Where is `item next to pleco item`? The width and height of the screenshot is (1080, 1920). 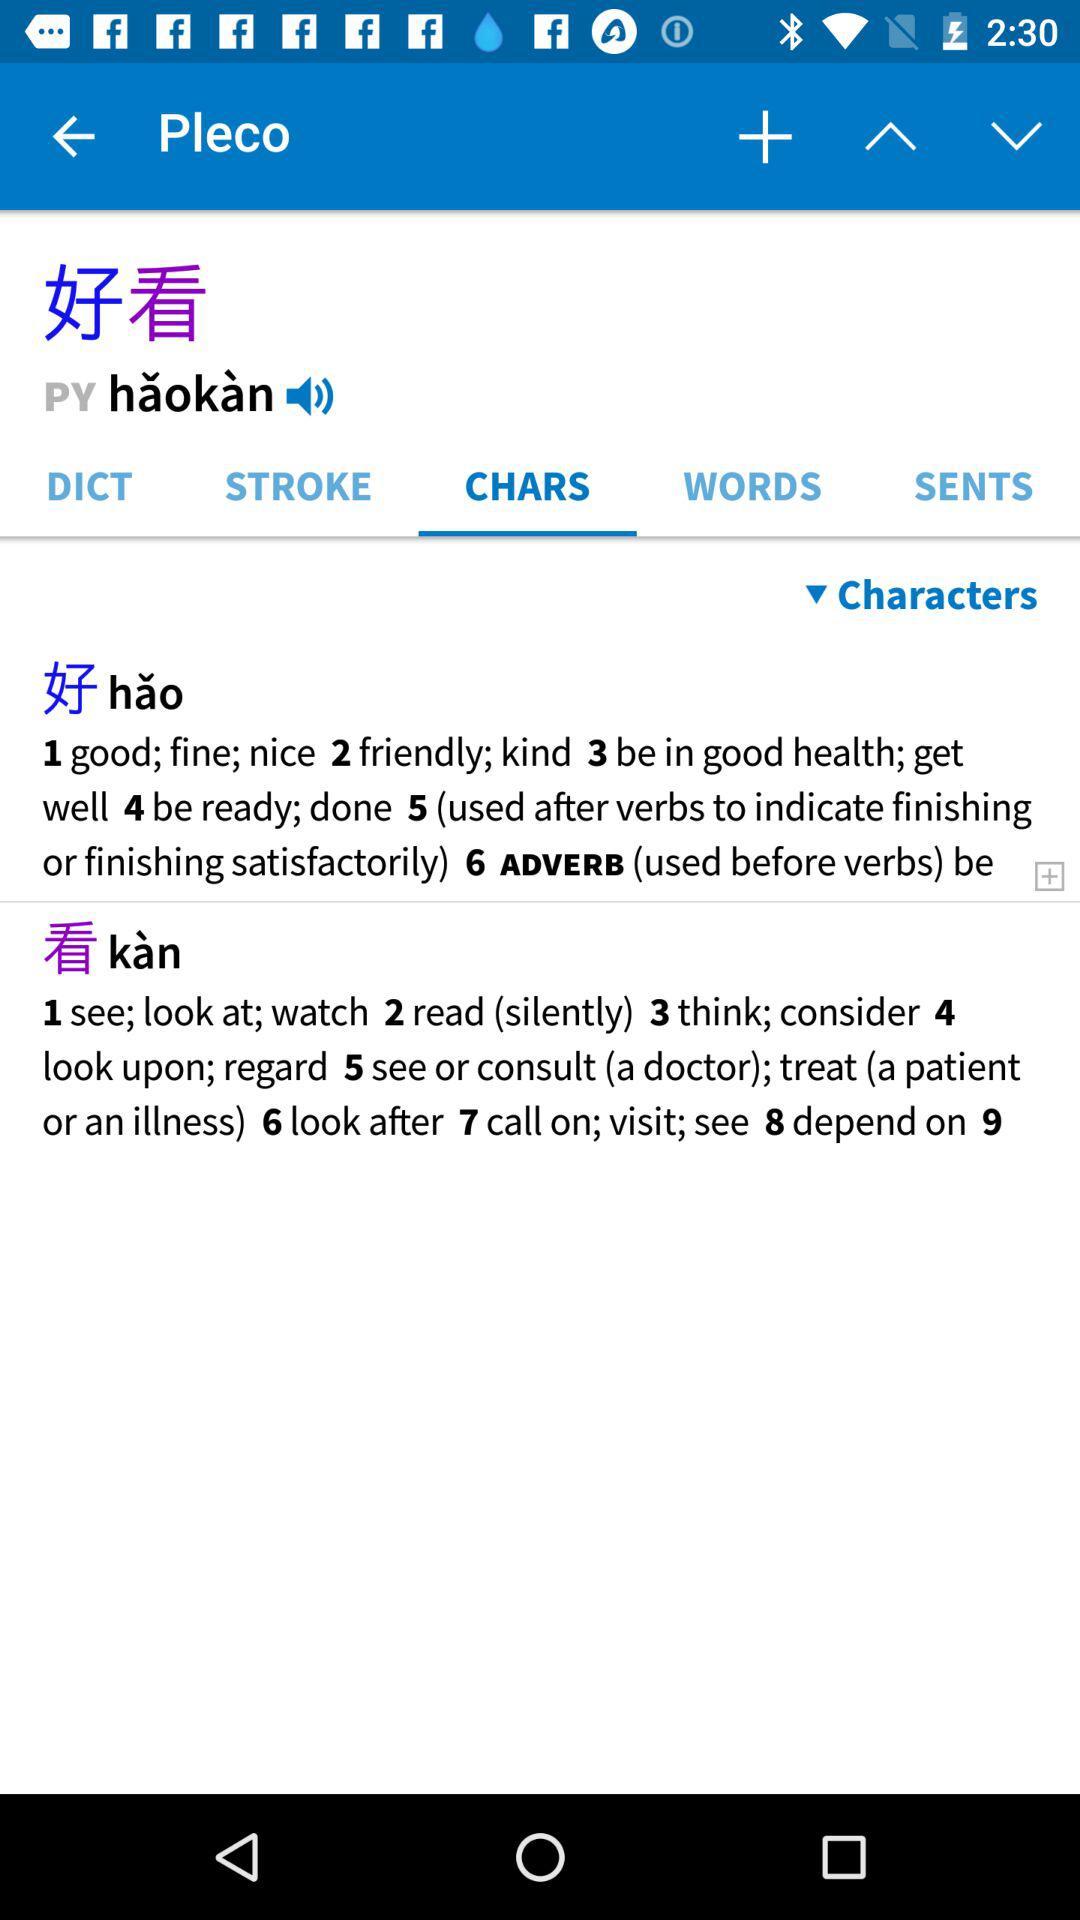
item next to pleco item is located at coordinates (72, 135).